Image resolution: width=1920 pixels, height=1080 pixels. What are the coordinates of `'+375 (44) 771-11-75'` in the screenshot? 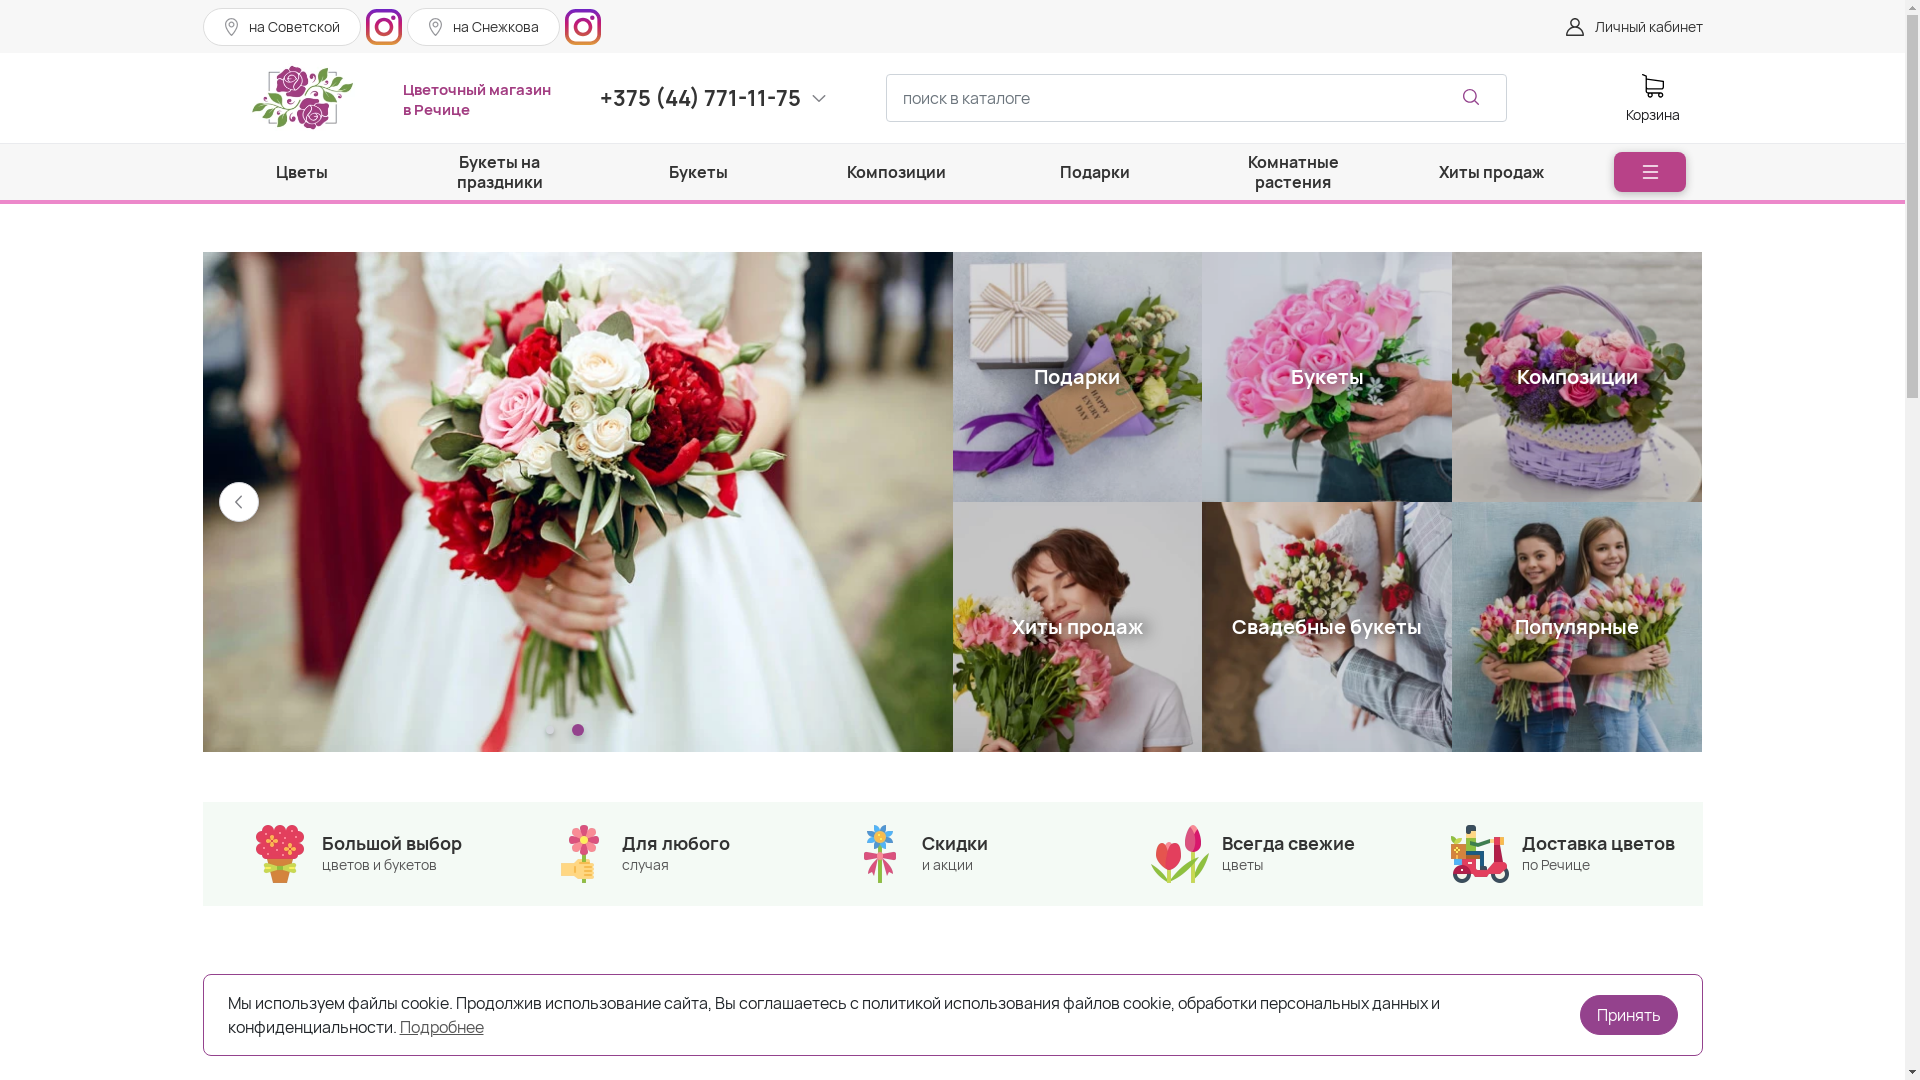 It's located at (709, 97).